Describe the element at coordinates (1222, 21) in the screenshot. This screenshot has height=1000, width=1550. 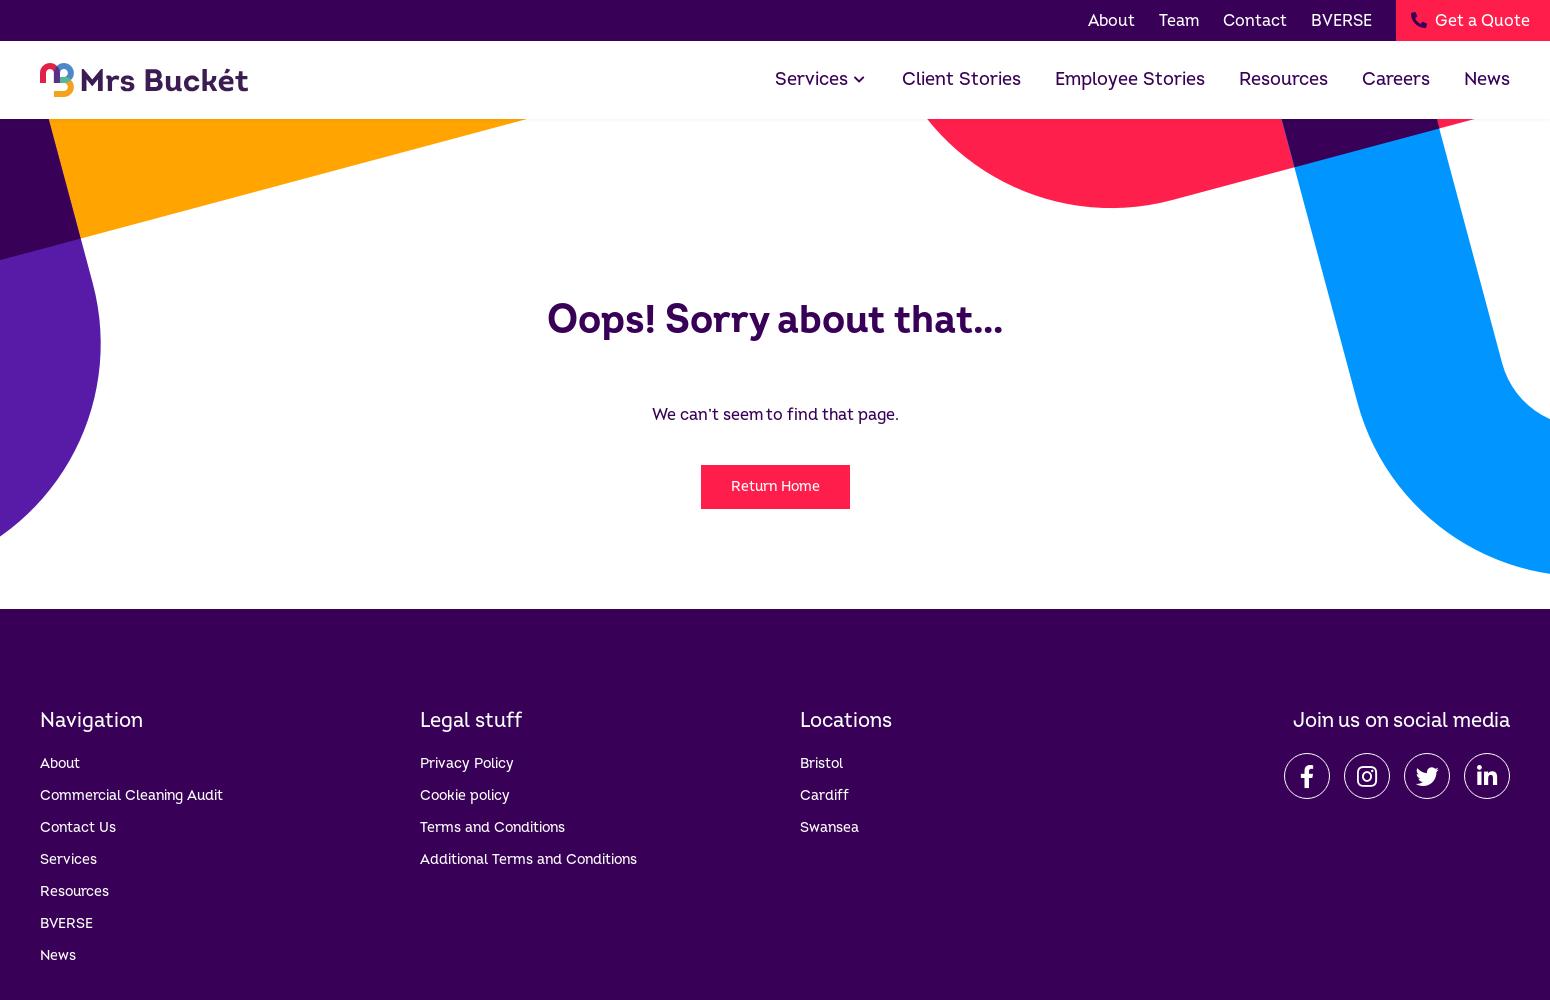
I see `'Contact'` at that location.